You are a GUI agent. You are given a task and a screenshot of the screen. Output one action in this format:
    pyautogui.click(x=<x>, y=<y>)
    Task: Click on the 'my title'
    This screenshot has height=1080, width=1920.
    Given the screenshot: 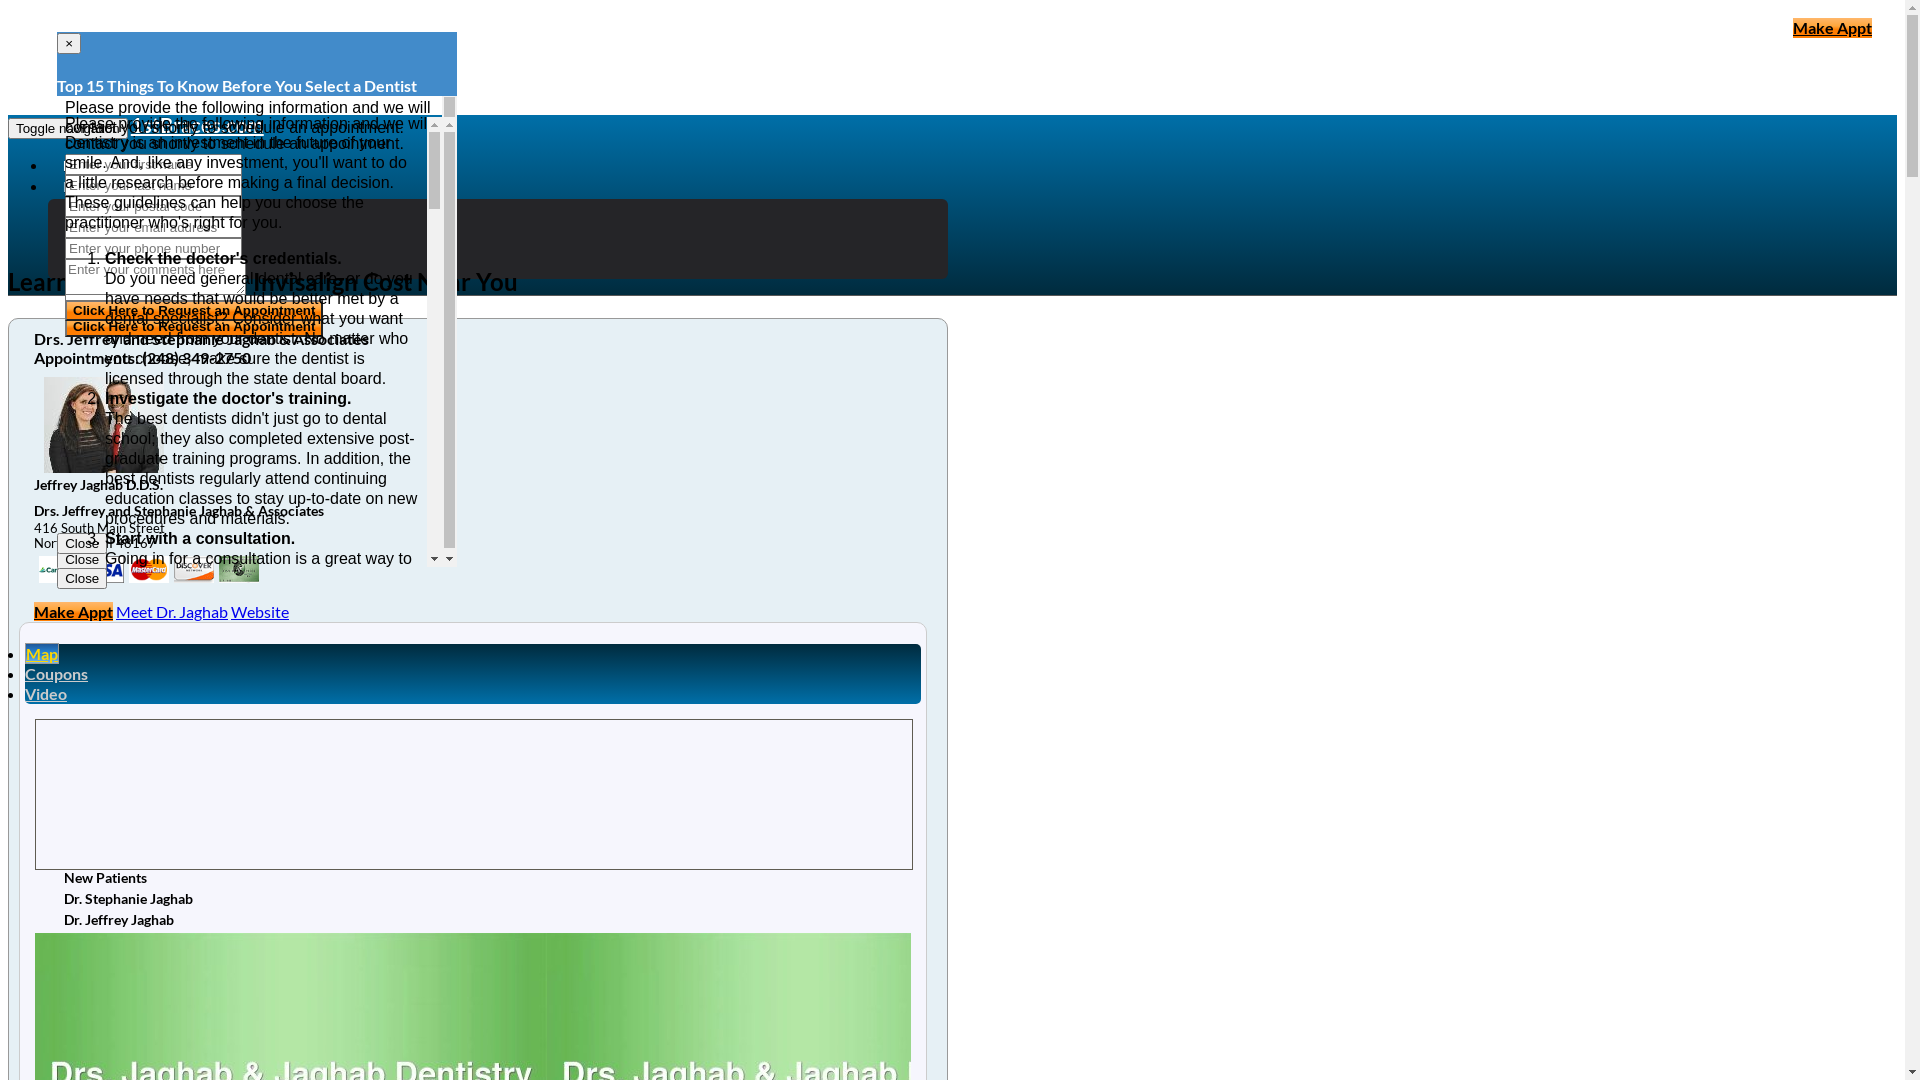 What is the action you would take?
    pyautogui.click(x=147, y=569)
    